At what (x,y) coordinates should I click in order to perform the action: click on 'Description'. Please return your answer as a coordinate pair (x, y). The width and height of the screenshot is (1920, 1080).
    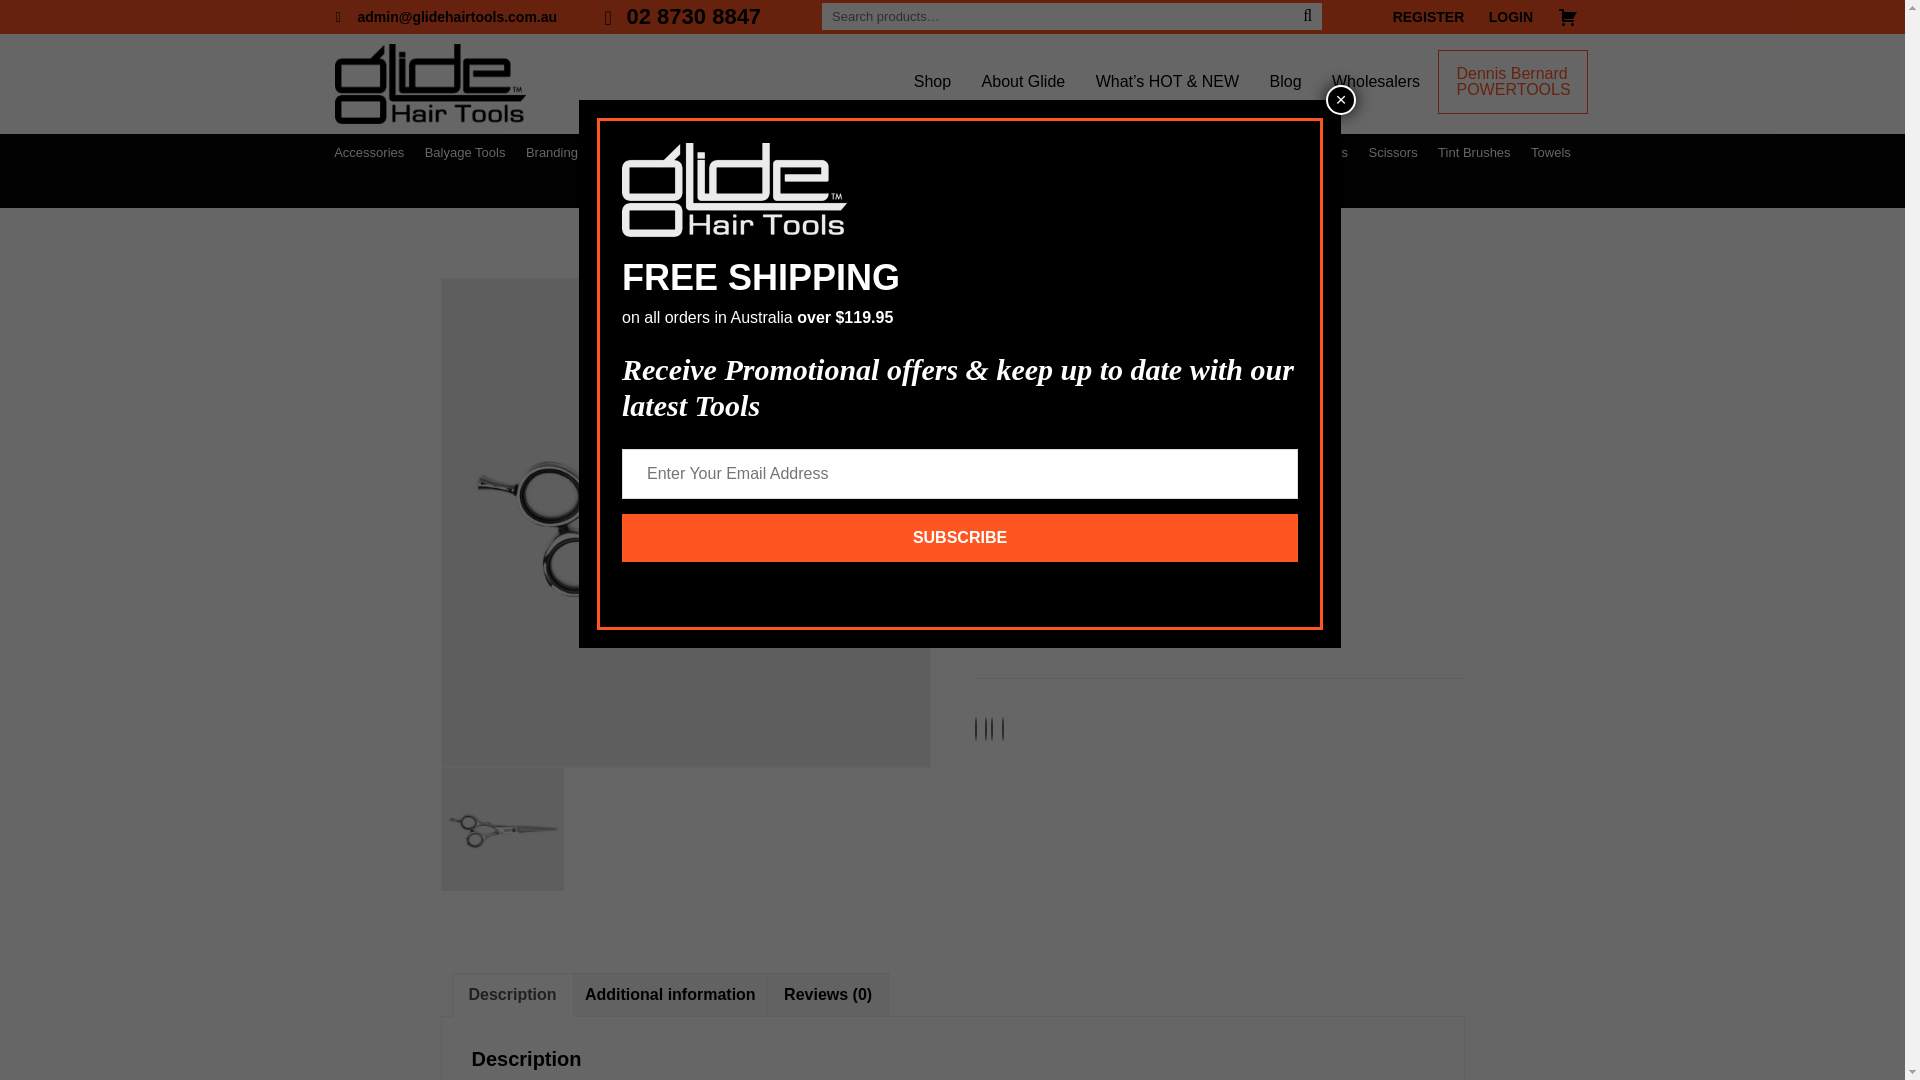
    Looking at the image, I should click on (512, 995).